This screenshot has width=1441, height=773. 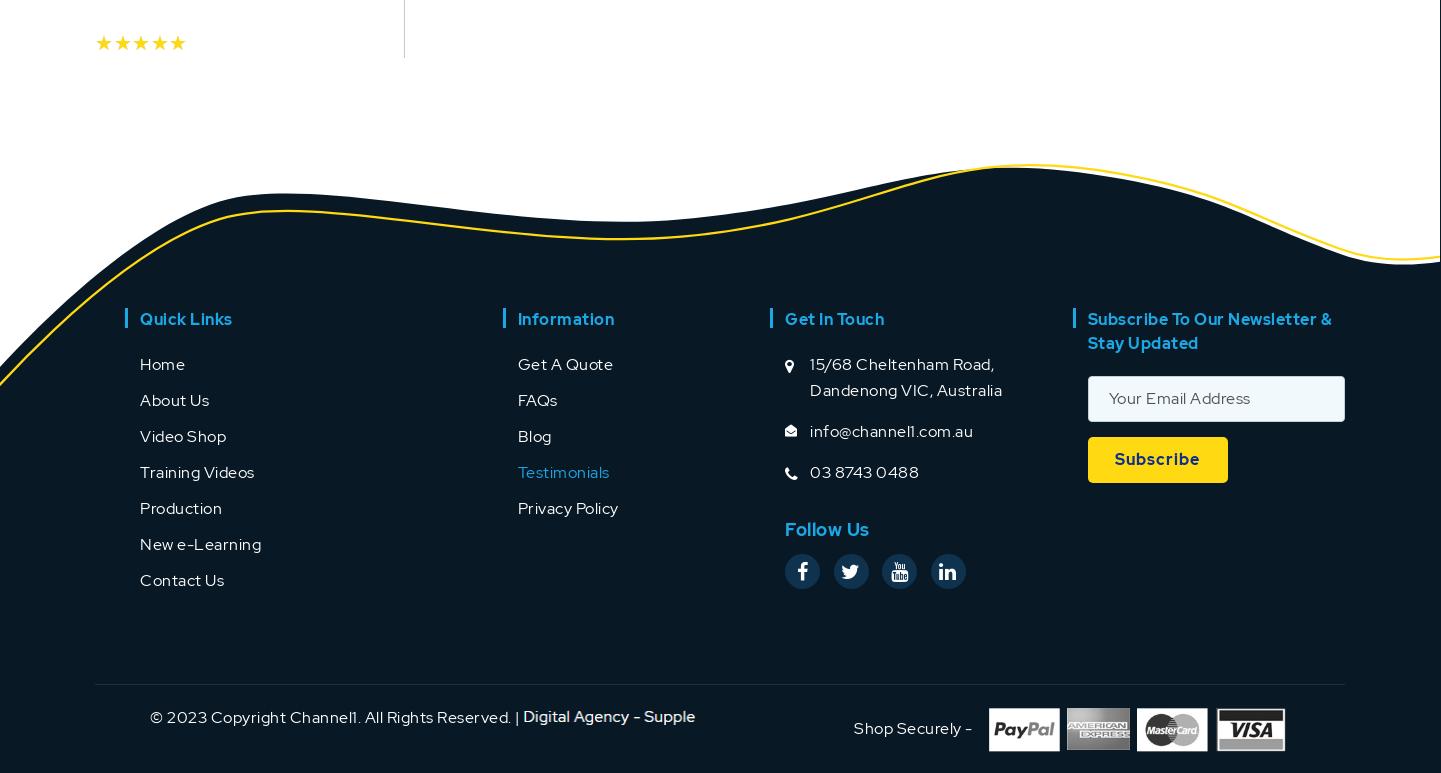 I want to click on 'Video Shop', so click(x=139, y=435).